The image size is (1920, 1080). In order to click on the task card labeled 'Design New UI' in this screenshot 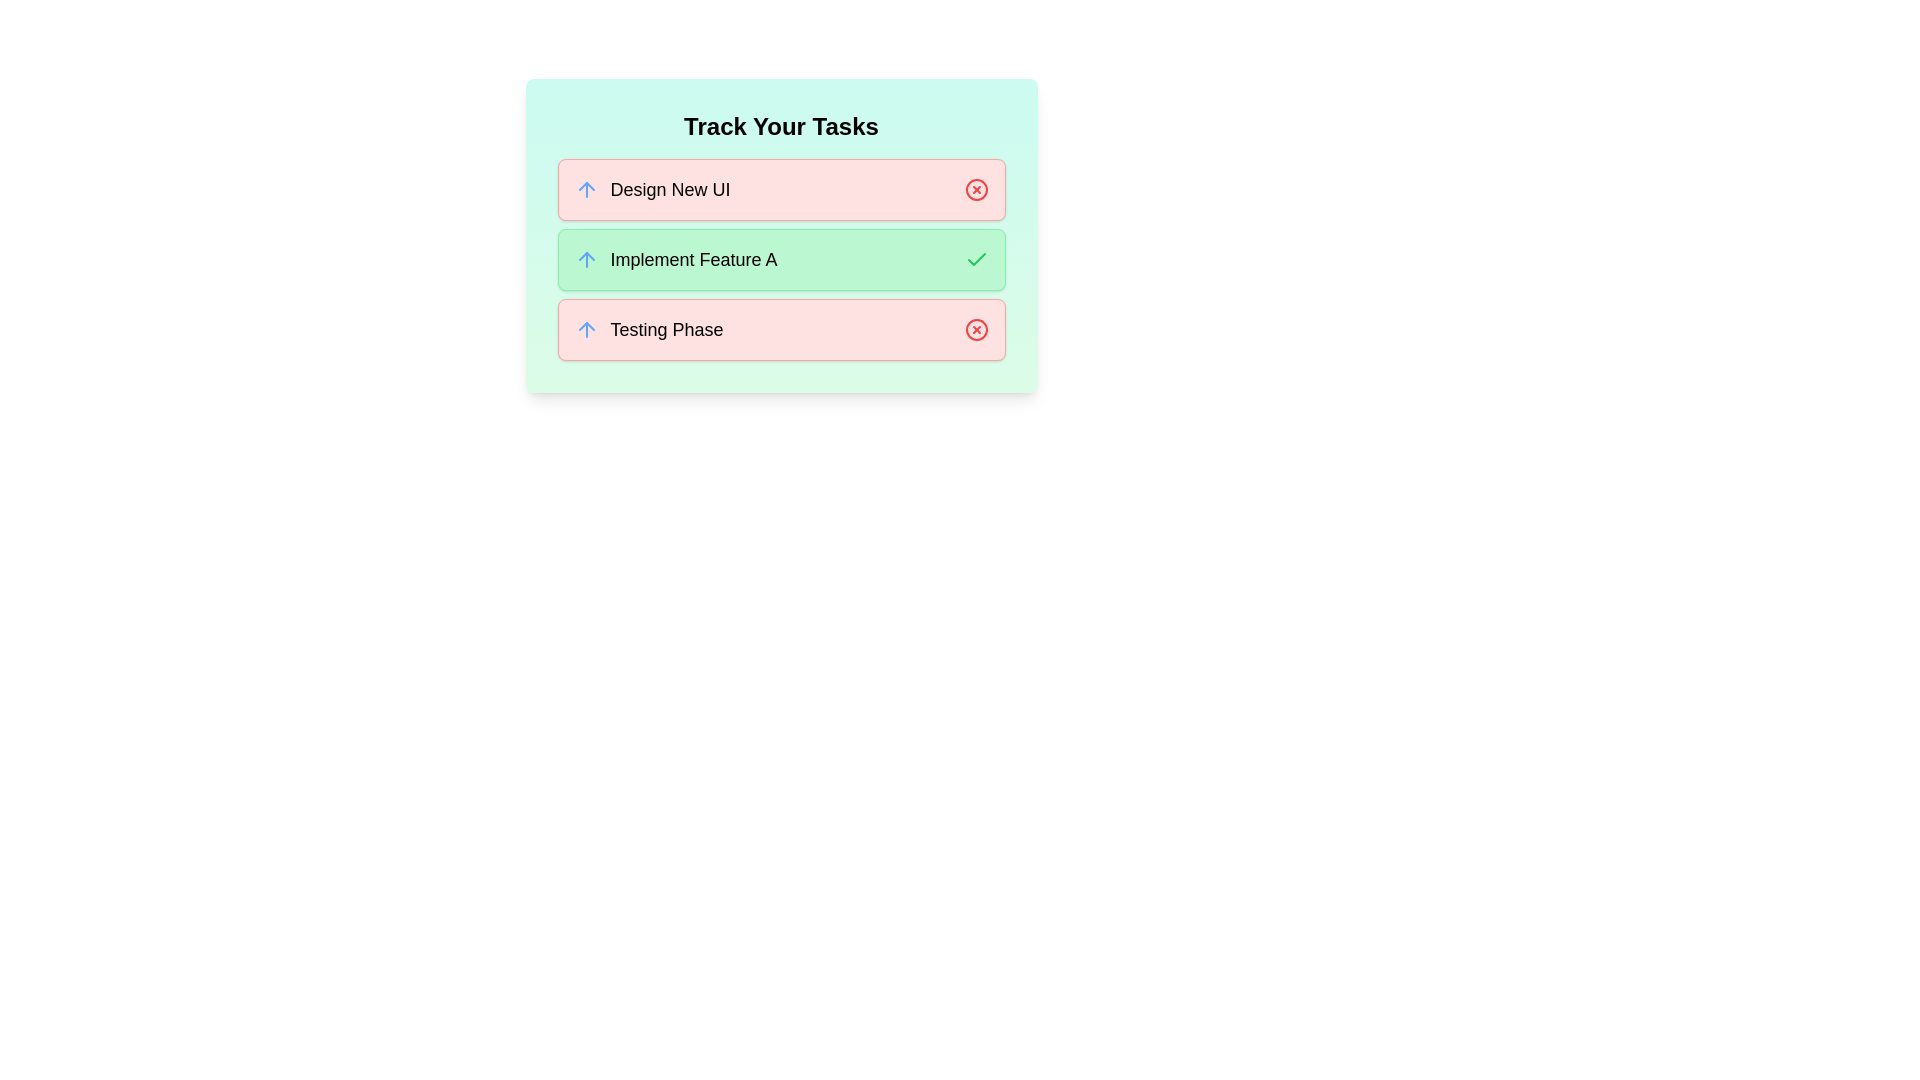, I will do `click(780, 189)`.